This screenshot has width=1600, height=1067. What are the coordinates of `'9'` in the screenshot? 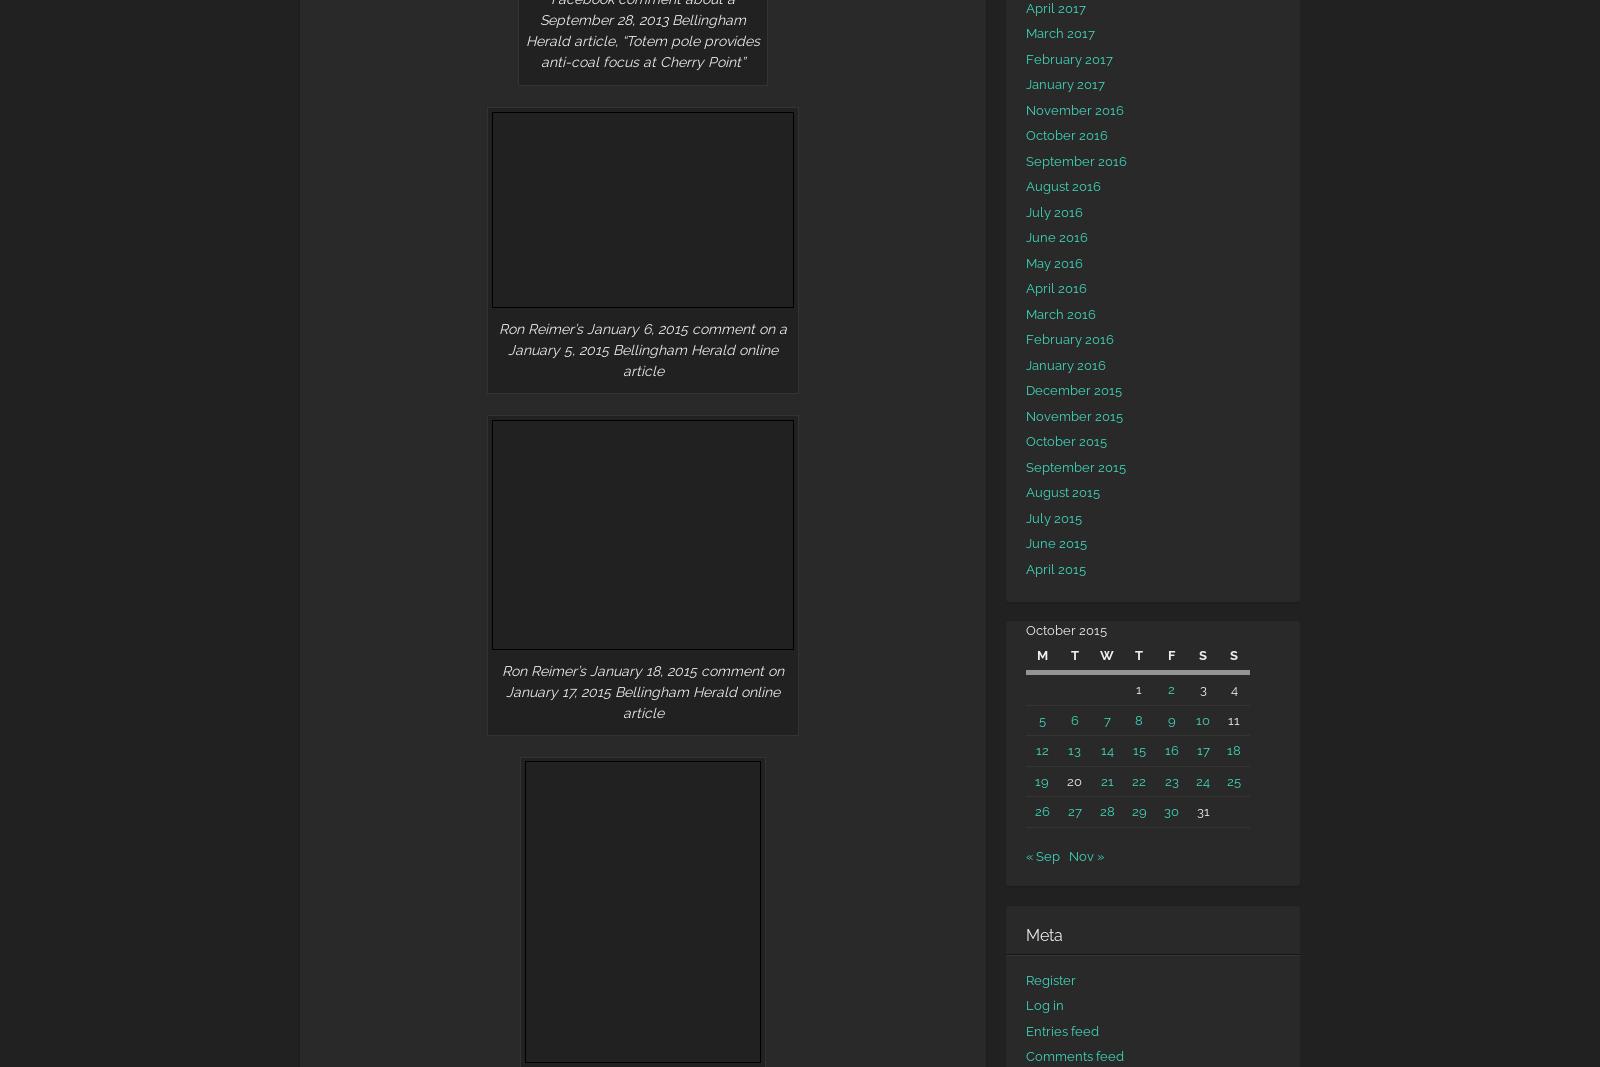 It's located at (1171, 718).